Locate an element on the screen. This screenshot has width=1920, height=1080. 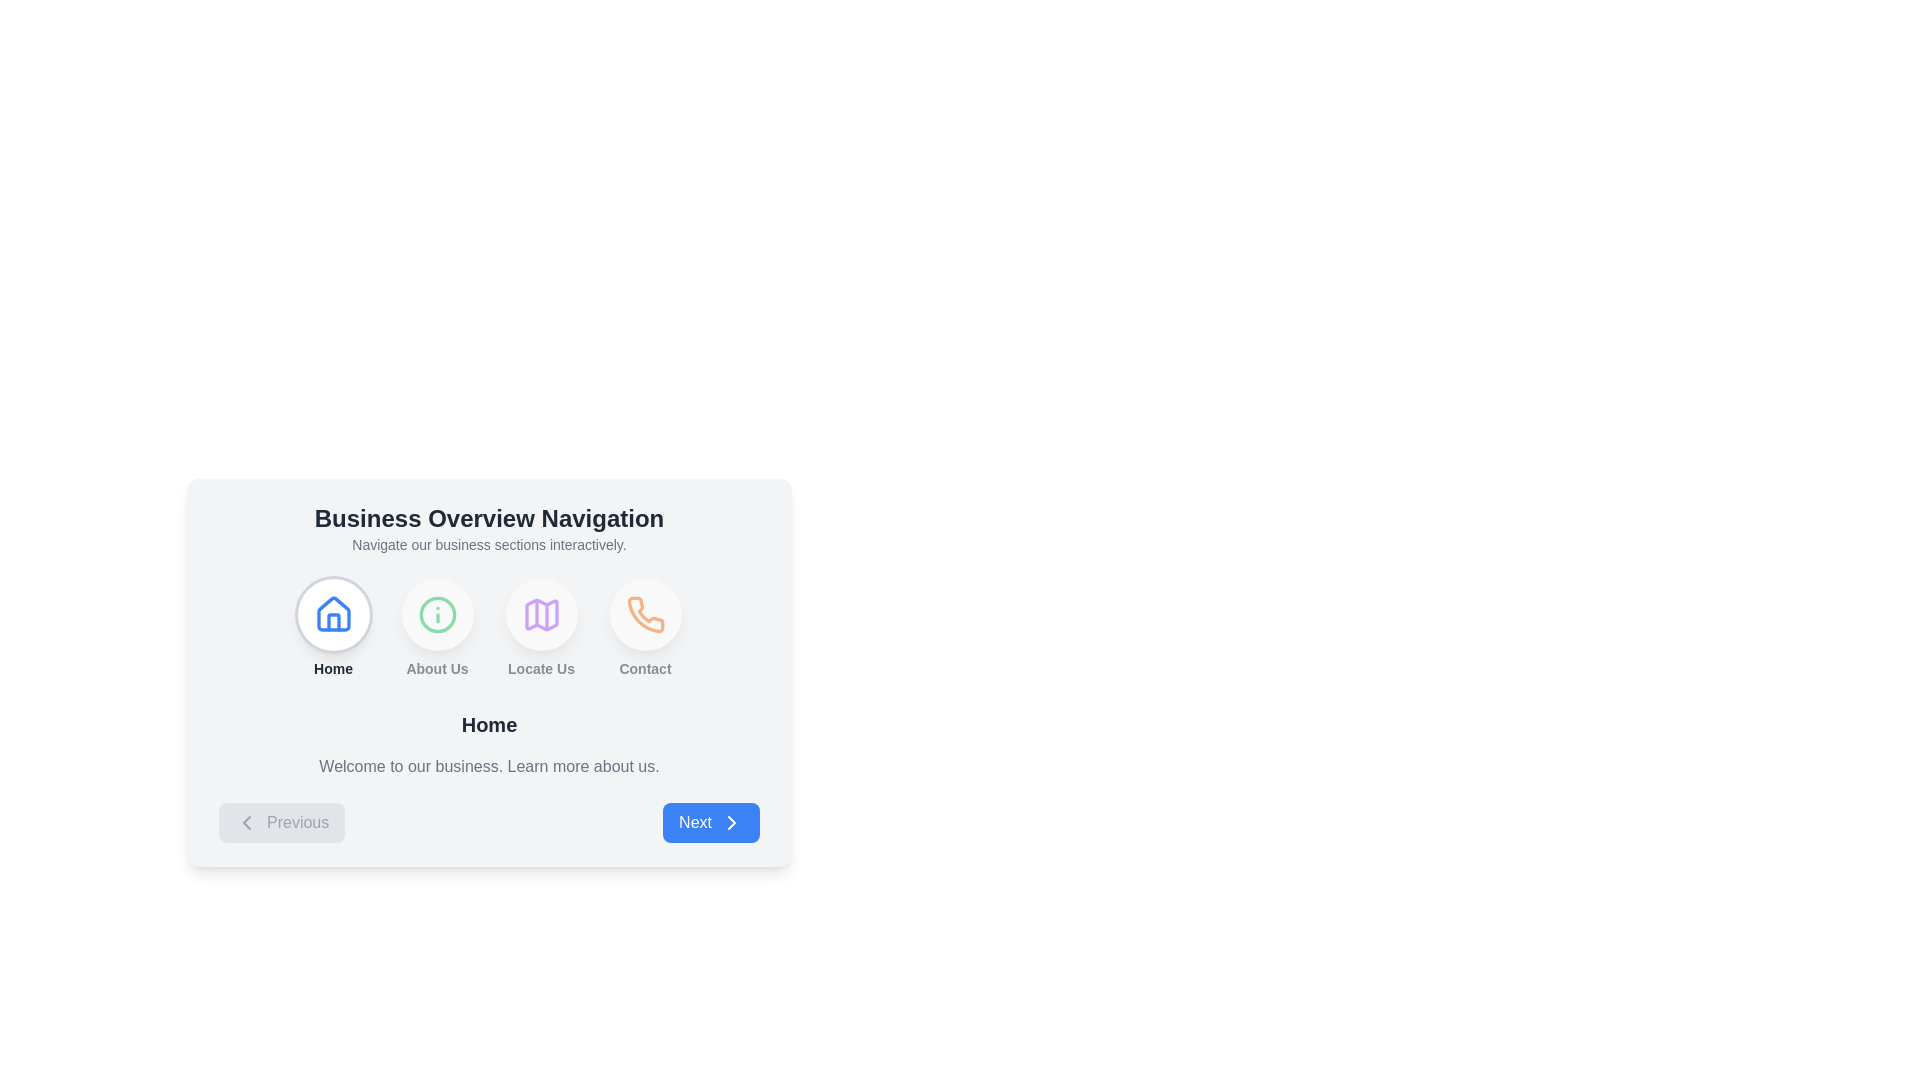
the 'Home' icon in the navigation menu, which is the first icon on the left, representing the main section of the application is located at coordinates (333, 613).